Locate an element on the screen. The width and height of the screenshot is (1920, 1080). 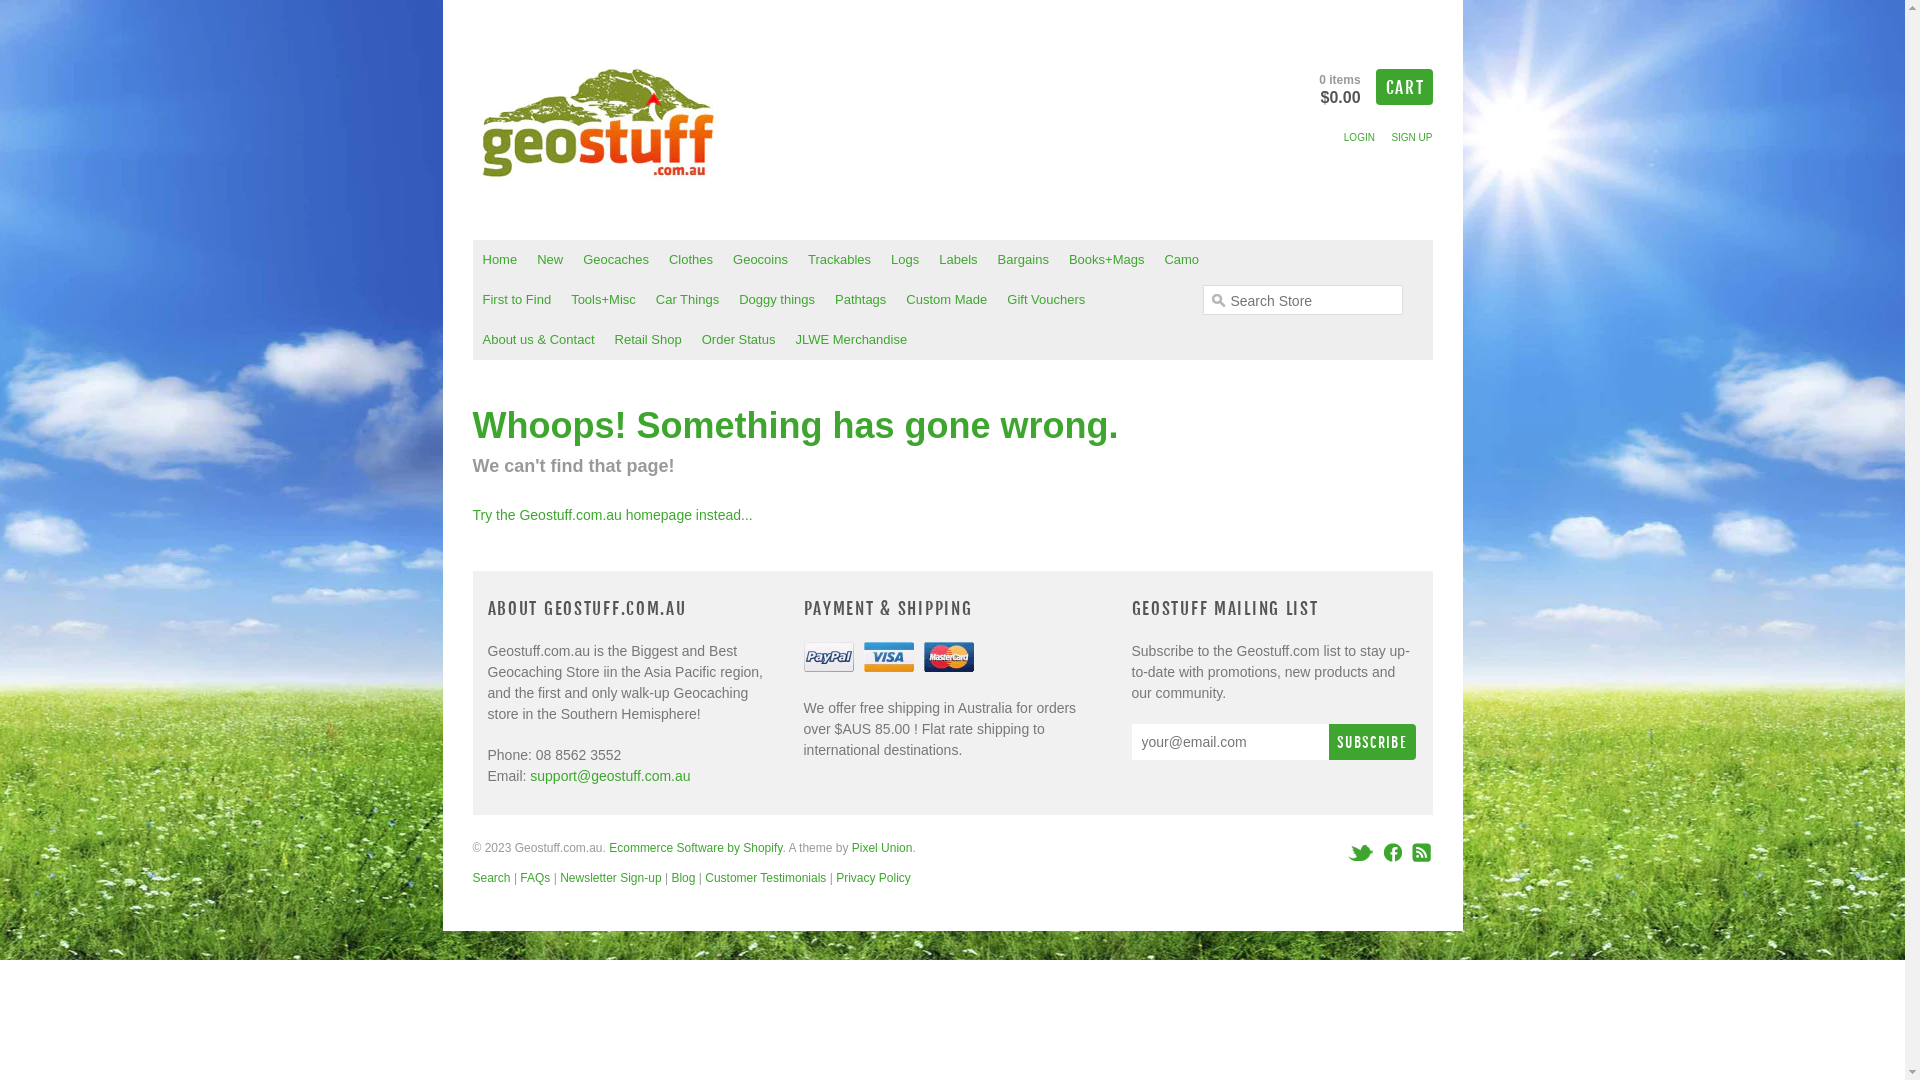
'Order Status' is located at coordinates (738, 338).